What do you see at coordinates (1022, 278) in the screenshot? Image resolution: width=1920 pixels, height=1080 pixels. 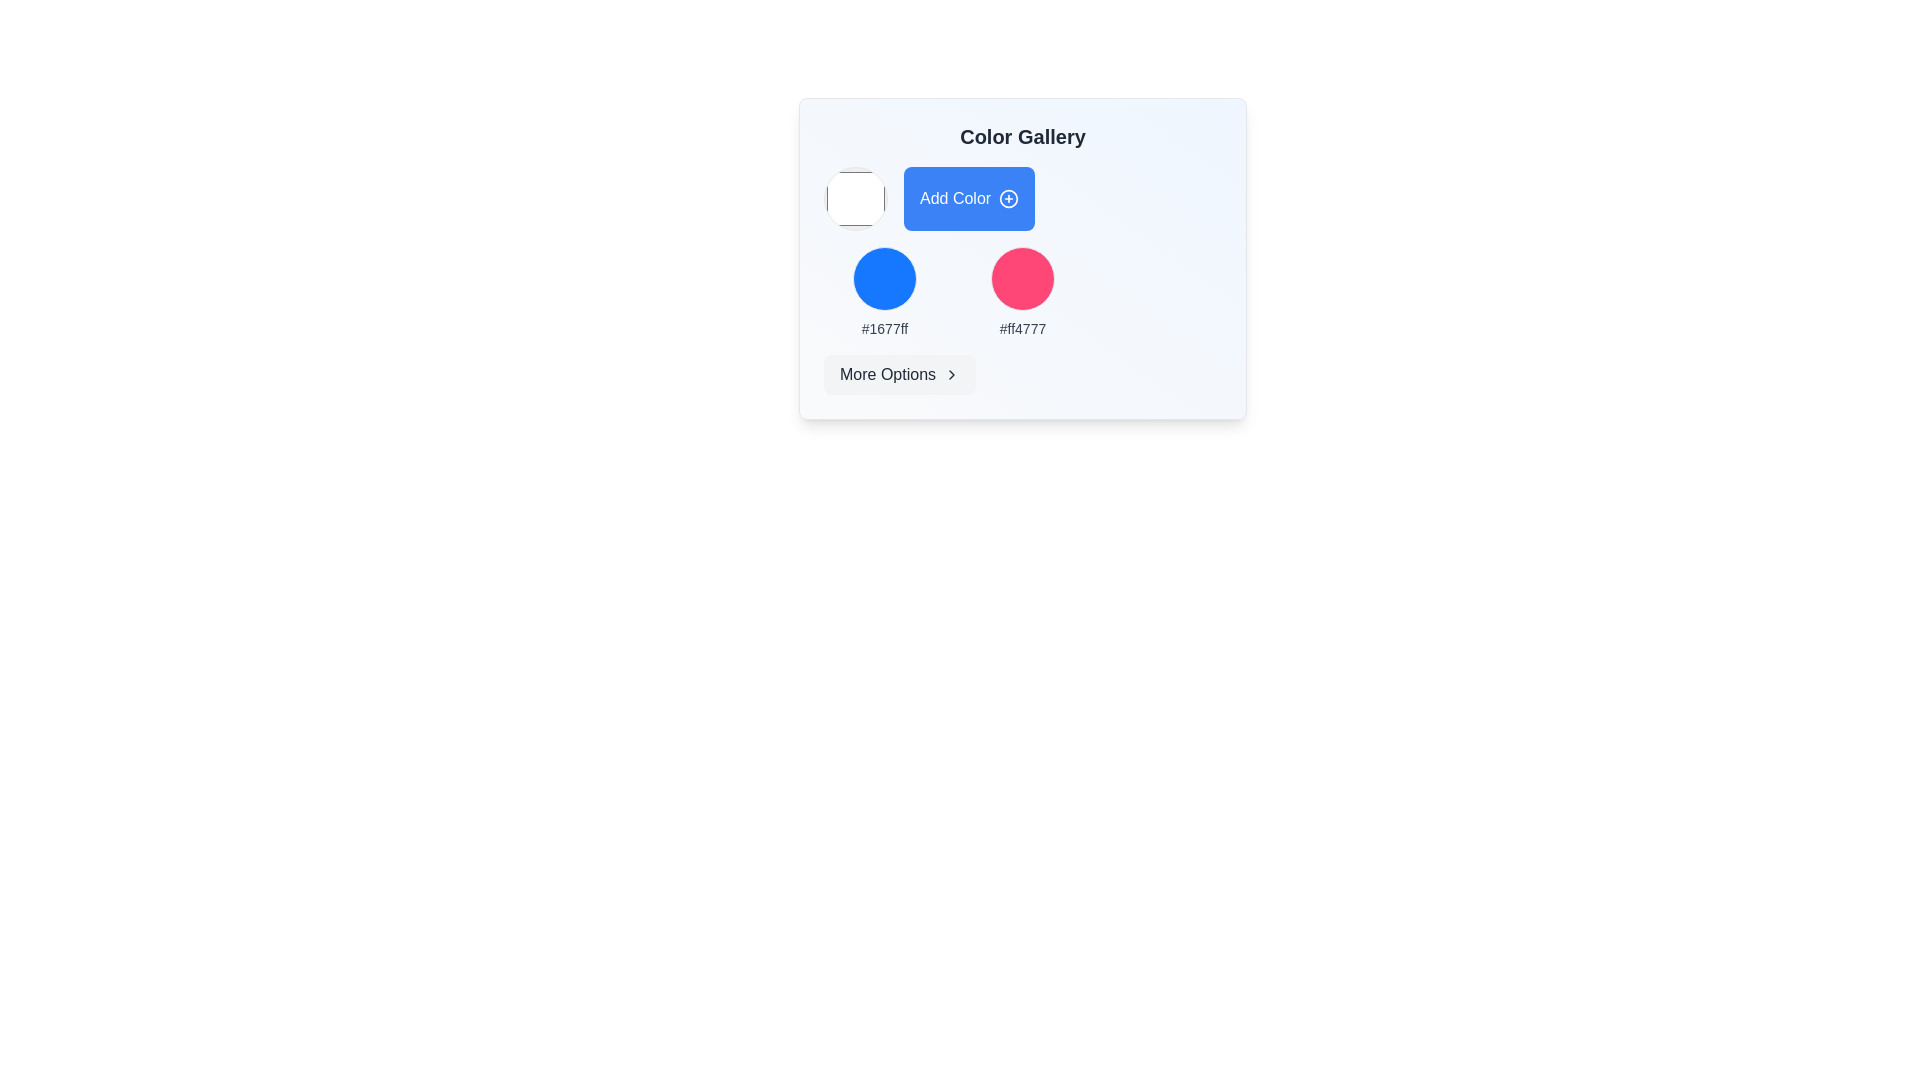 I see `the circular color representation component that visually represents the color associated with the color code '#ff4777' in the Color Gallery panel` at bounding box center [1022, 278].